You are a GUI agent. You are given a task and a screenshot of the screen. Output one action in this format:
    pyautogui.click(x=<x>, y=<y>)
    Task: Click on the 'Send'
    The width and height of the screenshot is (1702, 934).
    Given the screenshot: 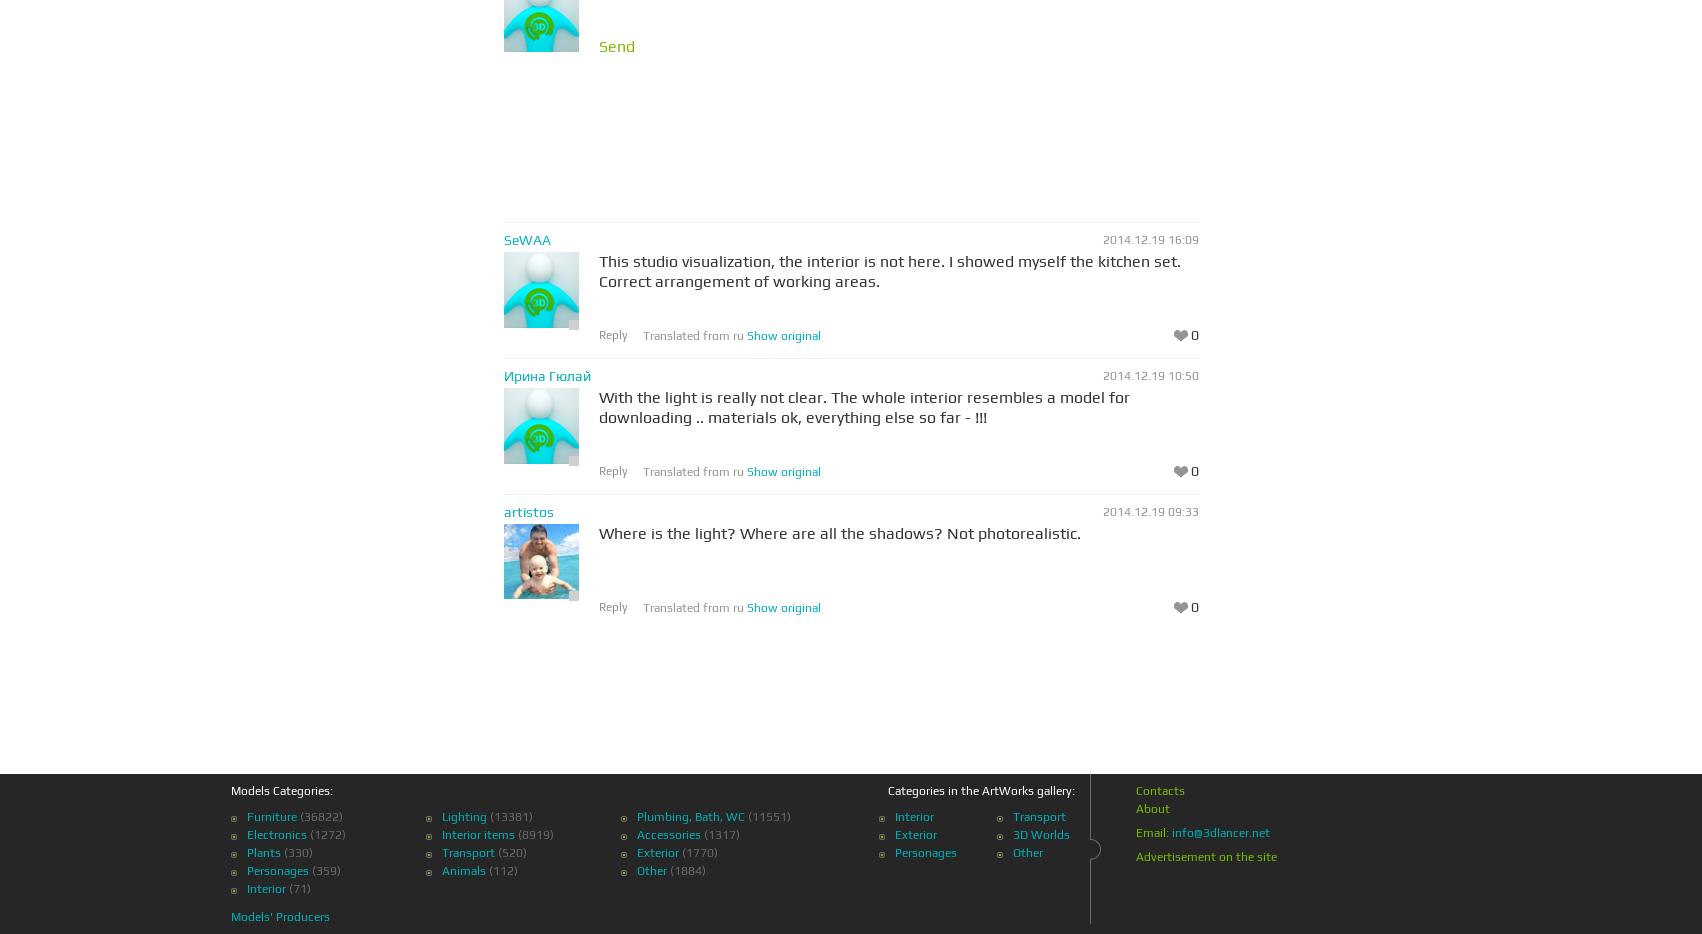 What is the action you would take?
    pyautogui.click(x=615, y=45)
    